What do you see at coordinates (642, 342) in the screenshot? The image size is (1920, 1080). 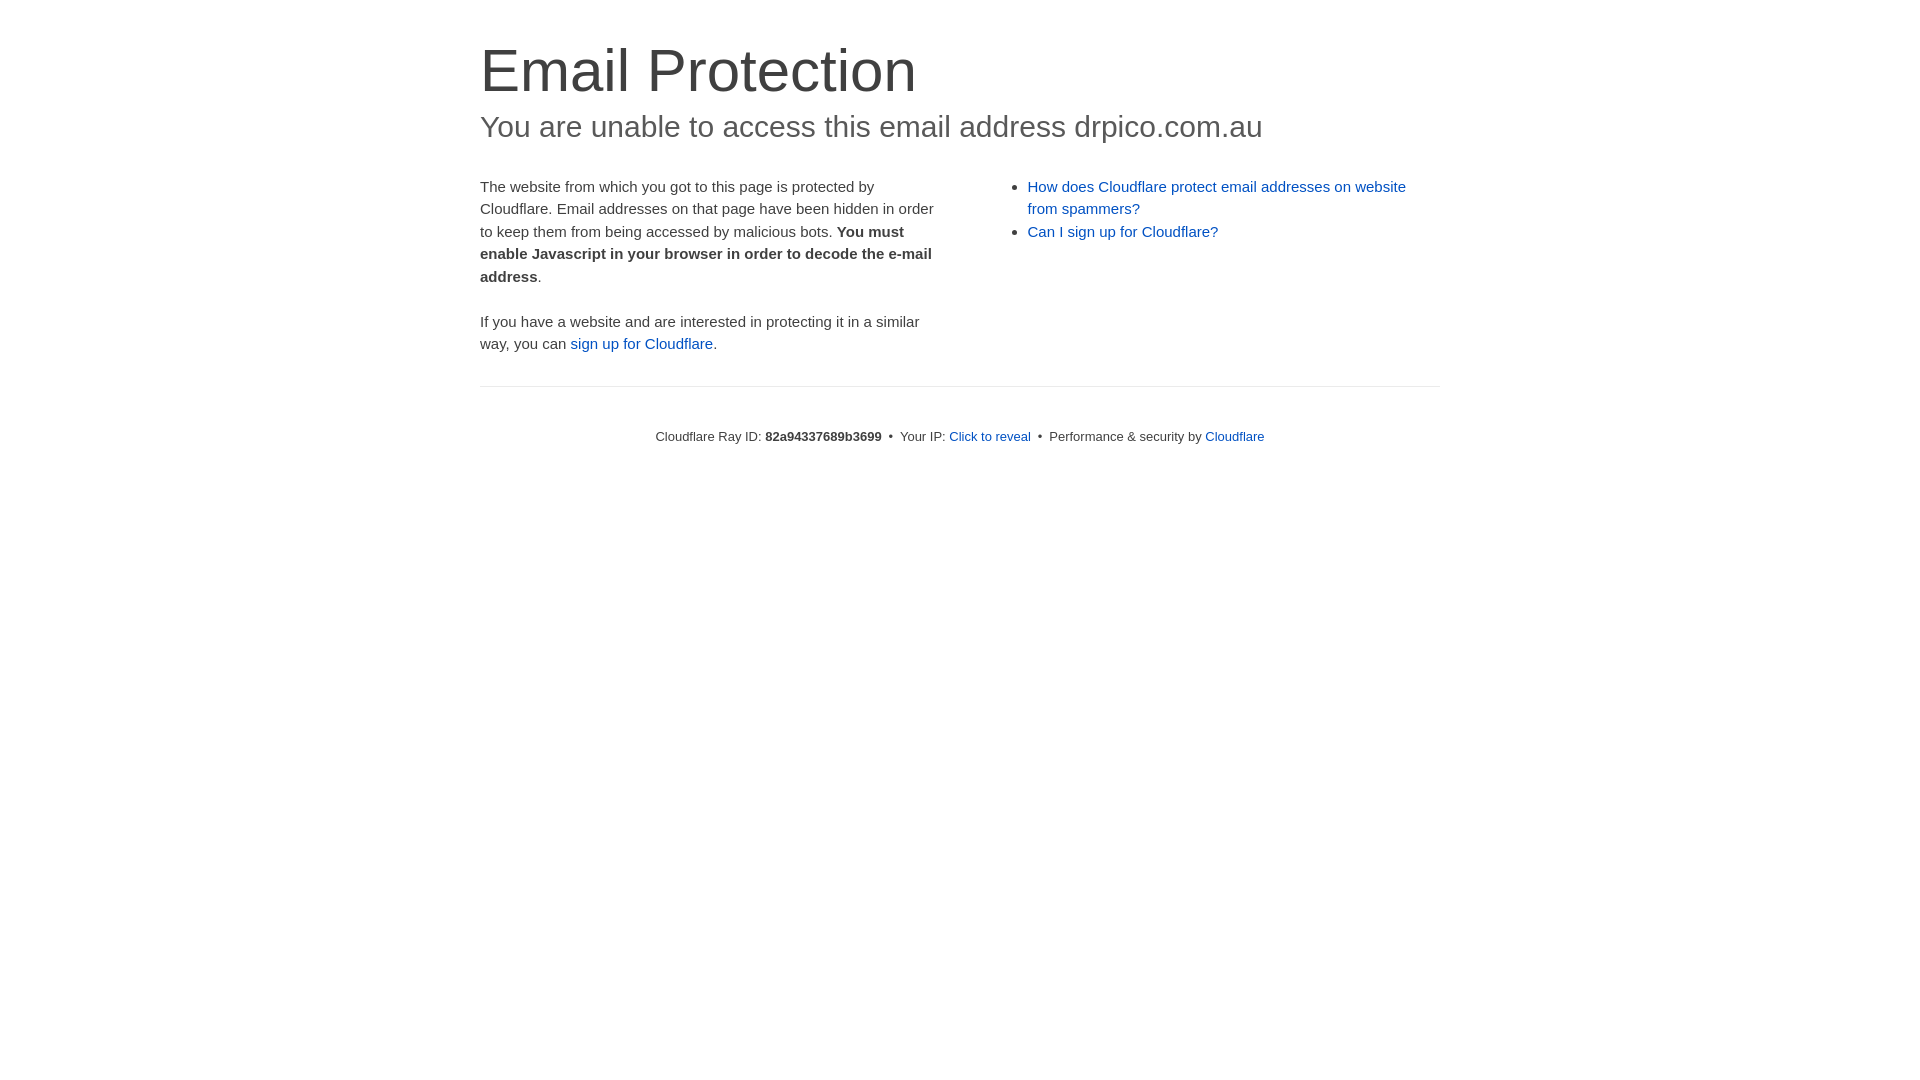 I see `'sign up for Cloudflare'` at bounding box center [642, 342].